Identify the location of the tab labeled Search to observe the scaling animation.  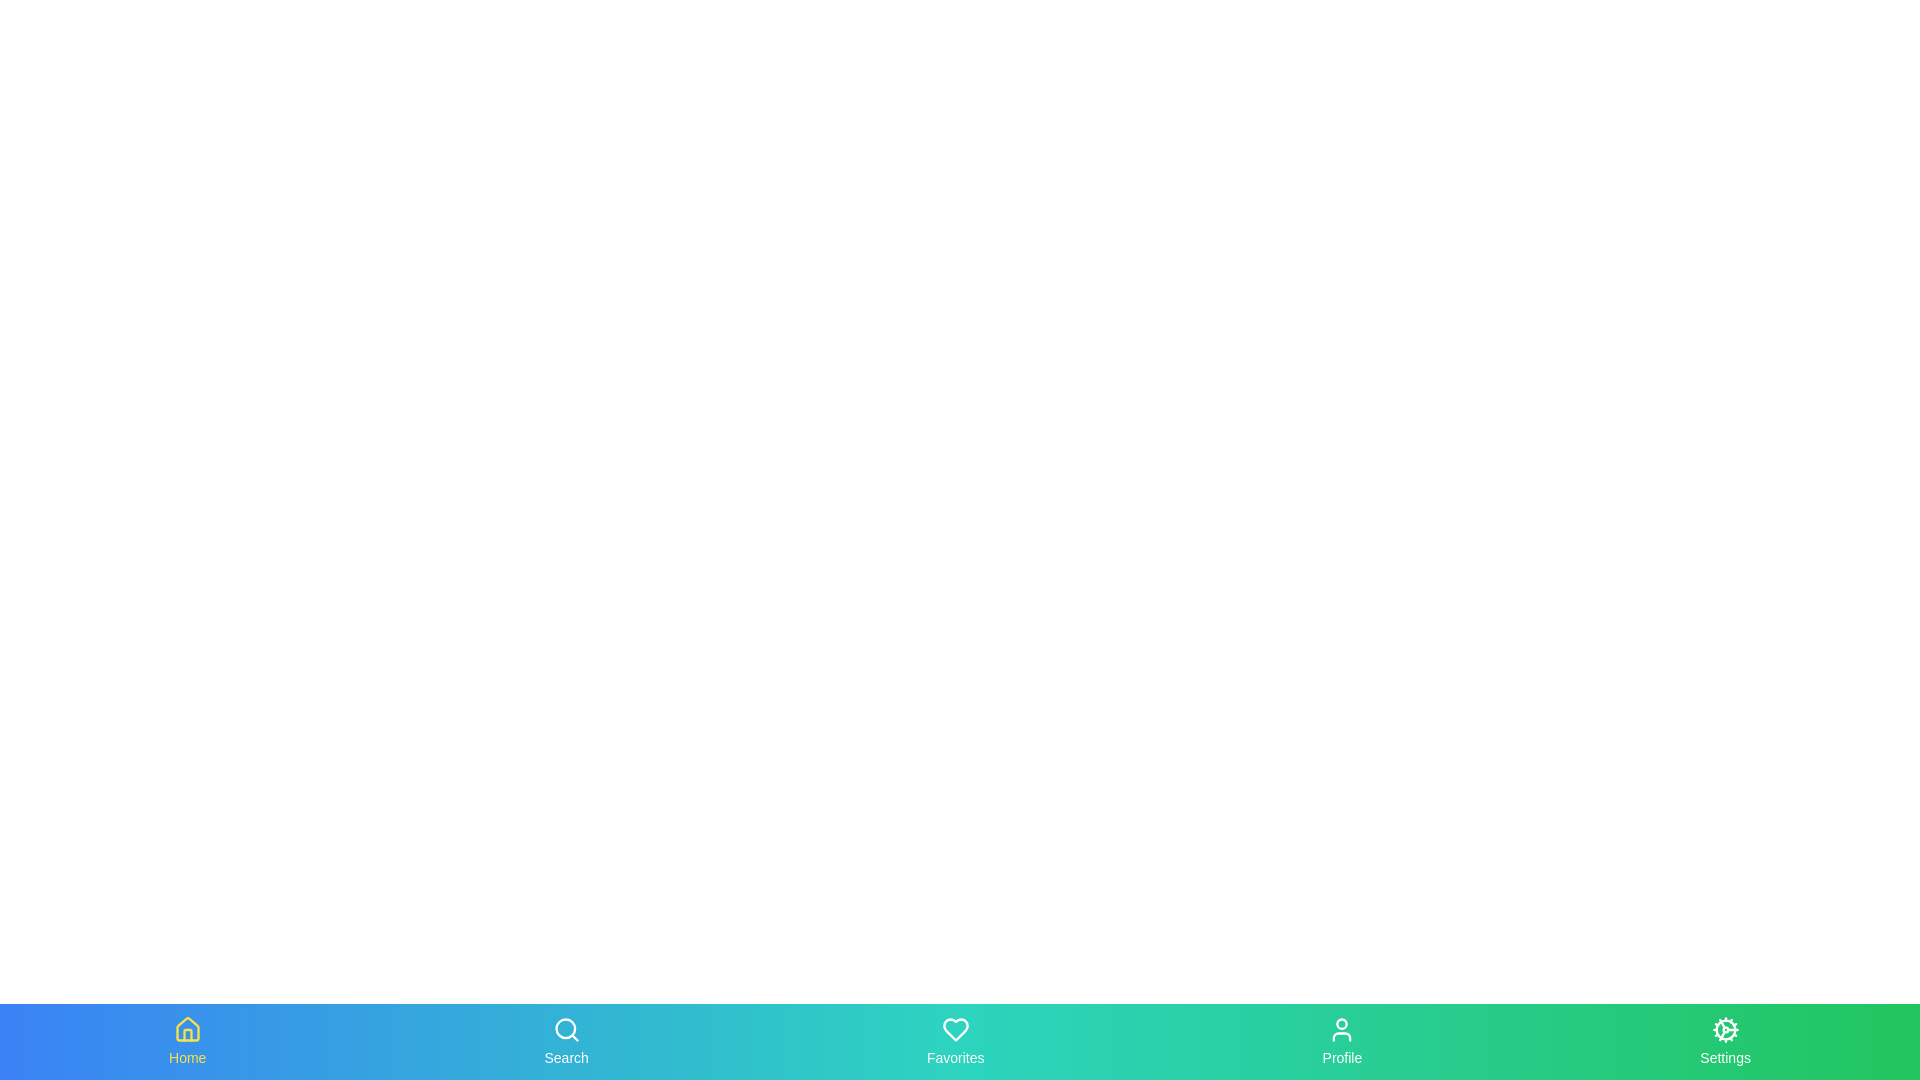
(565, 1040).